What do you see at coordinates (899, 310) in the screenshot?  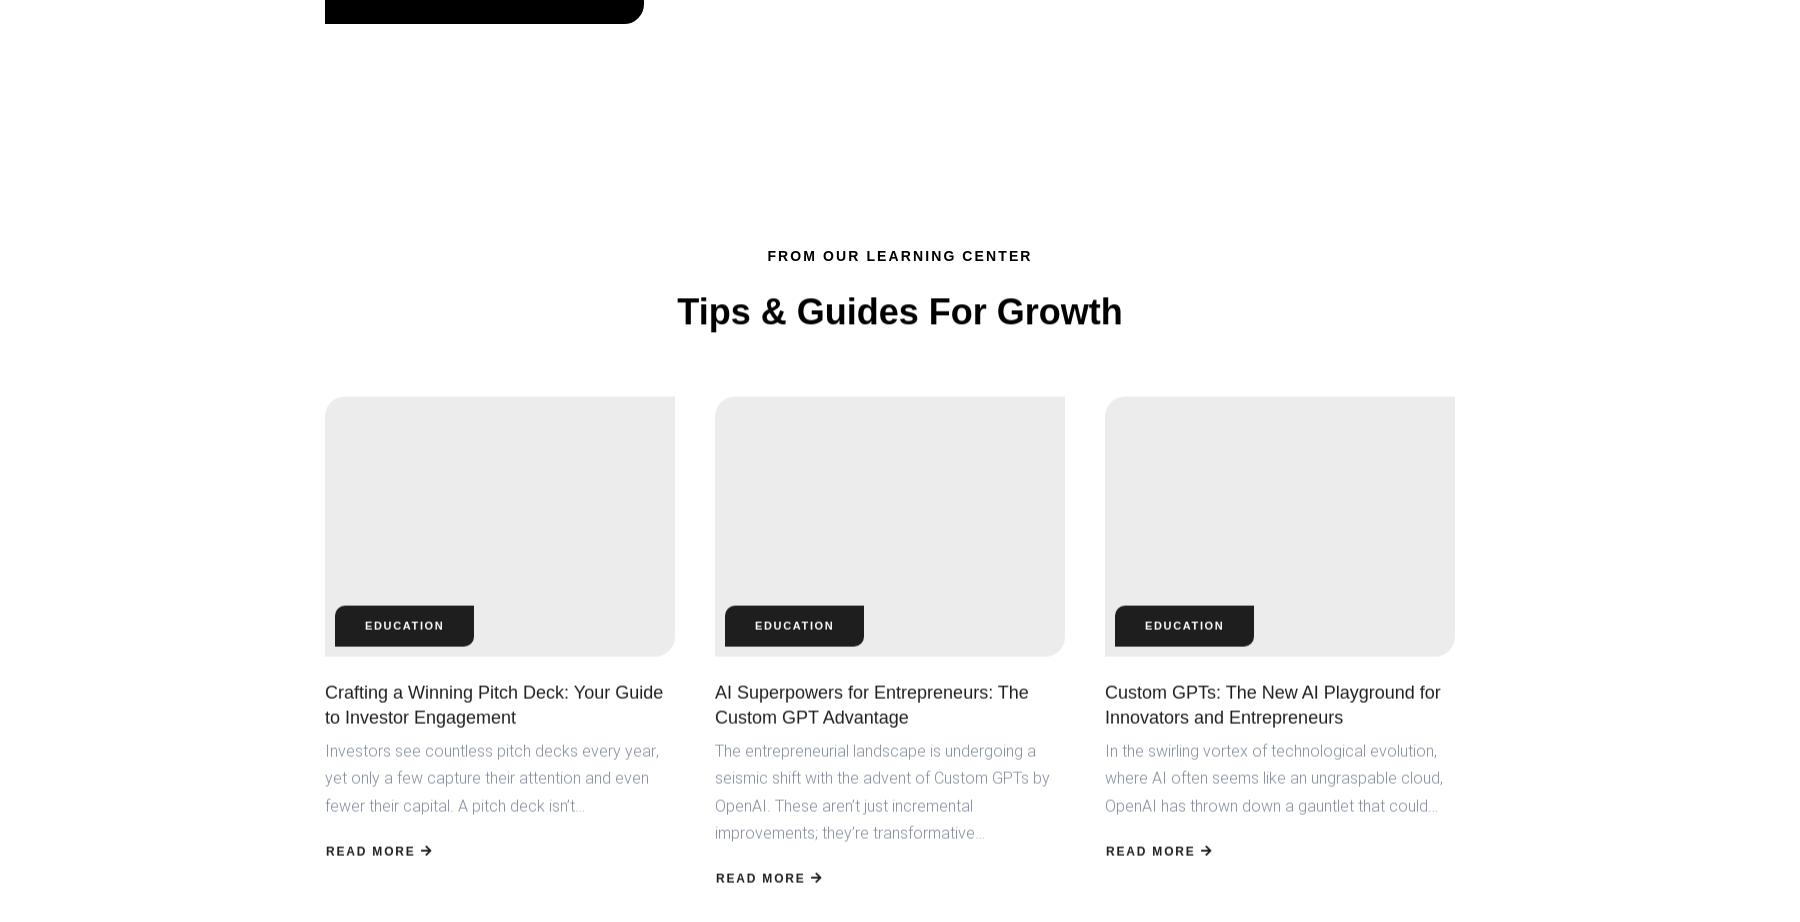 I see `'Tips & Guides For Growth'` at bounding box center [899, 310].